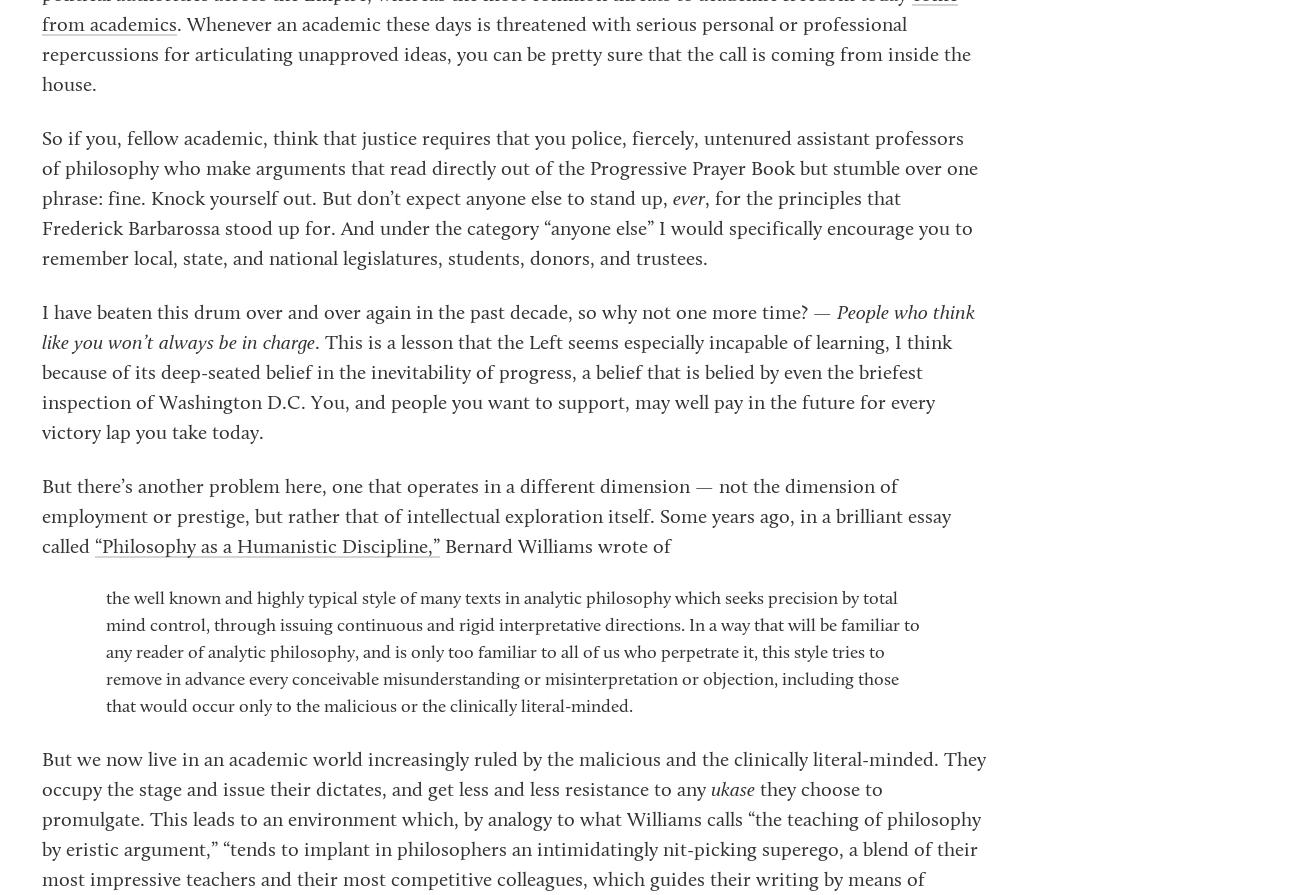 Image resolution: width=1300 pixels, height=895 pixels. Describe the element at coordinates (496, 517) in the screenshot. I see `'But there’s another problem here, one that operates in a different dimension — not the dimension of employment or prestige, but rather that of intellectual exploration itself. Some years ago, in a brilliant essay called'` at that location.